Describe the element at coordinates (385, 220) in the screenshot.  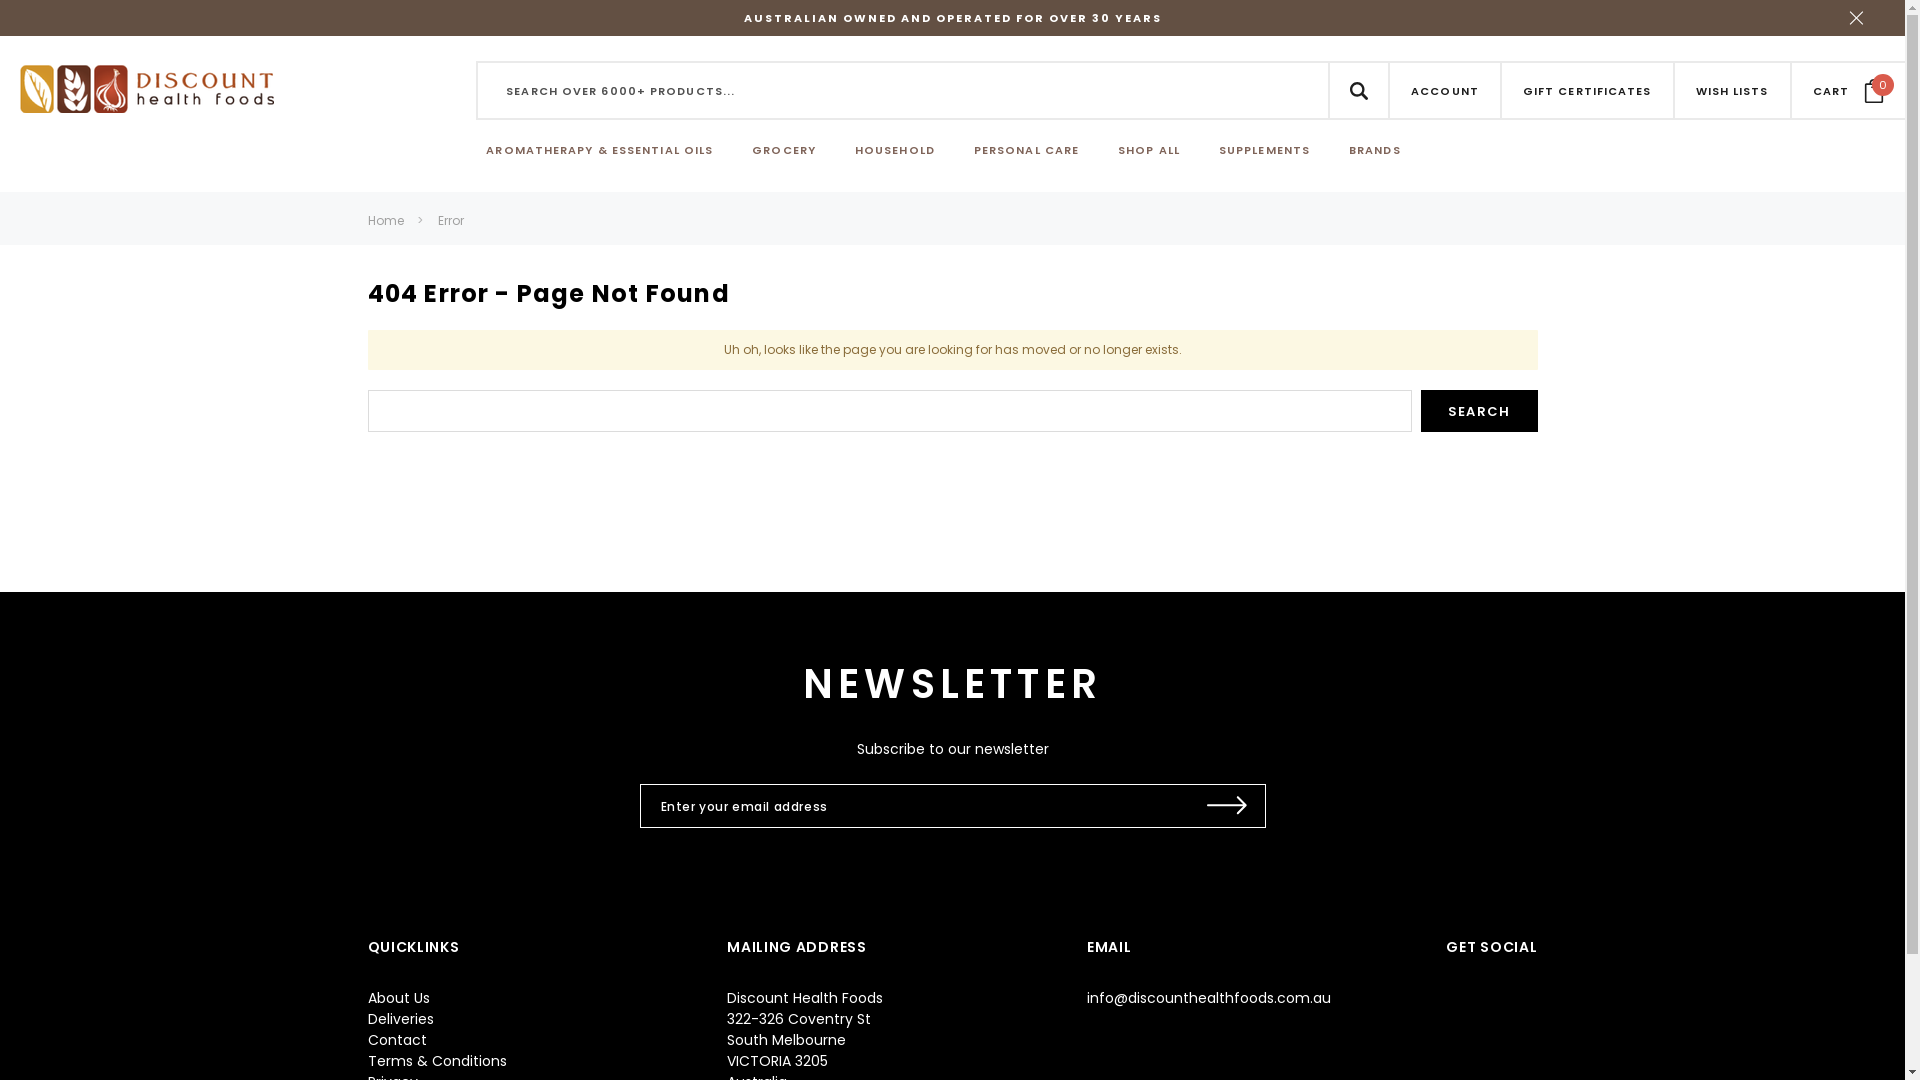
I see `'Home'` at that location.